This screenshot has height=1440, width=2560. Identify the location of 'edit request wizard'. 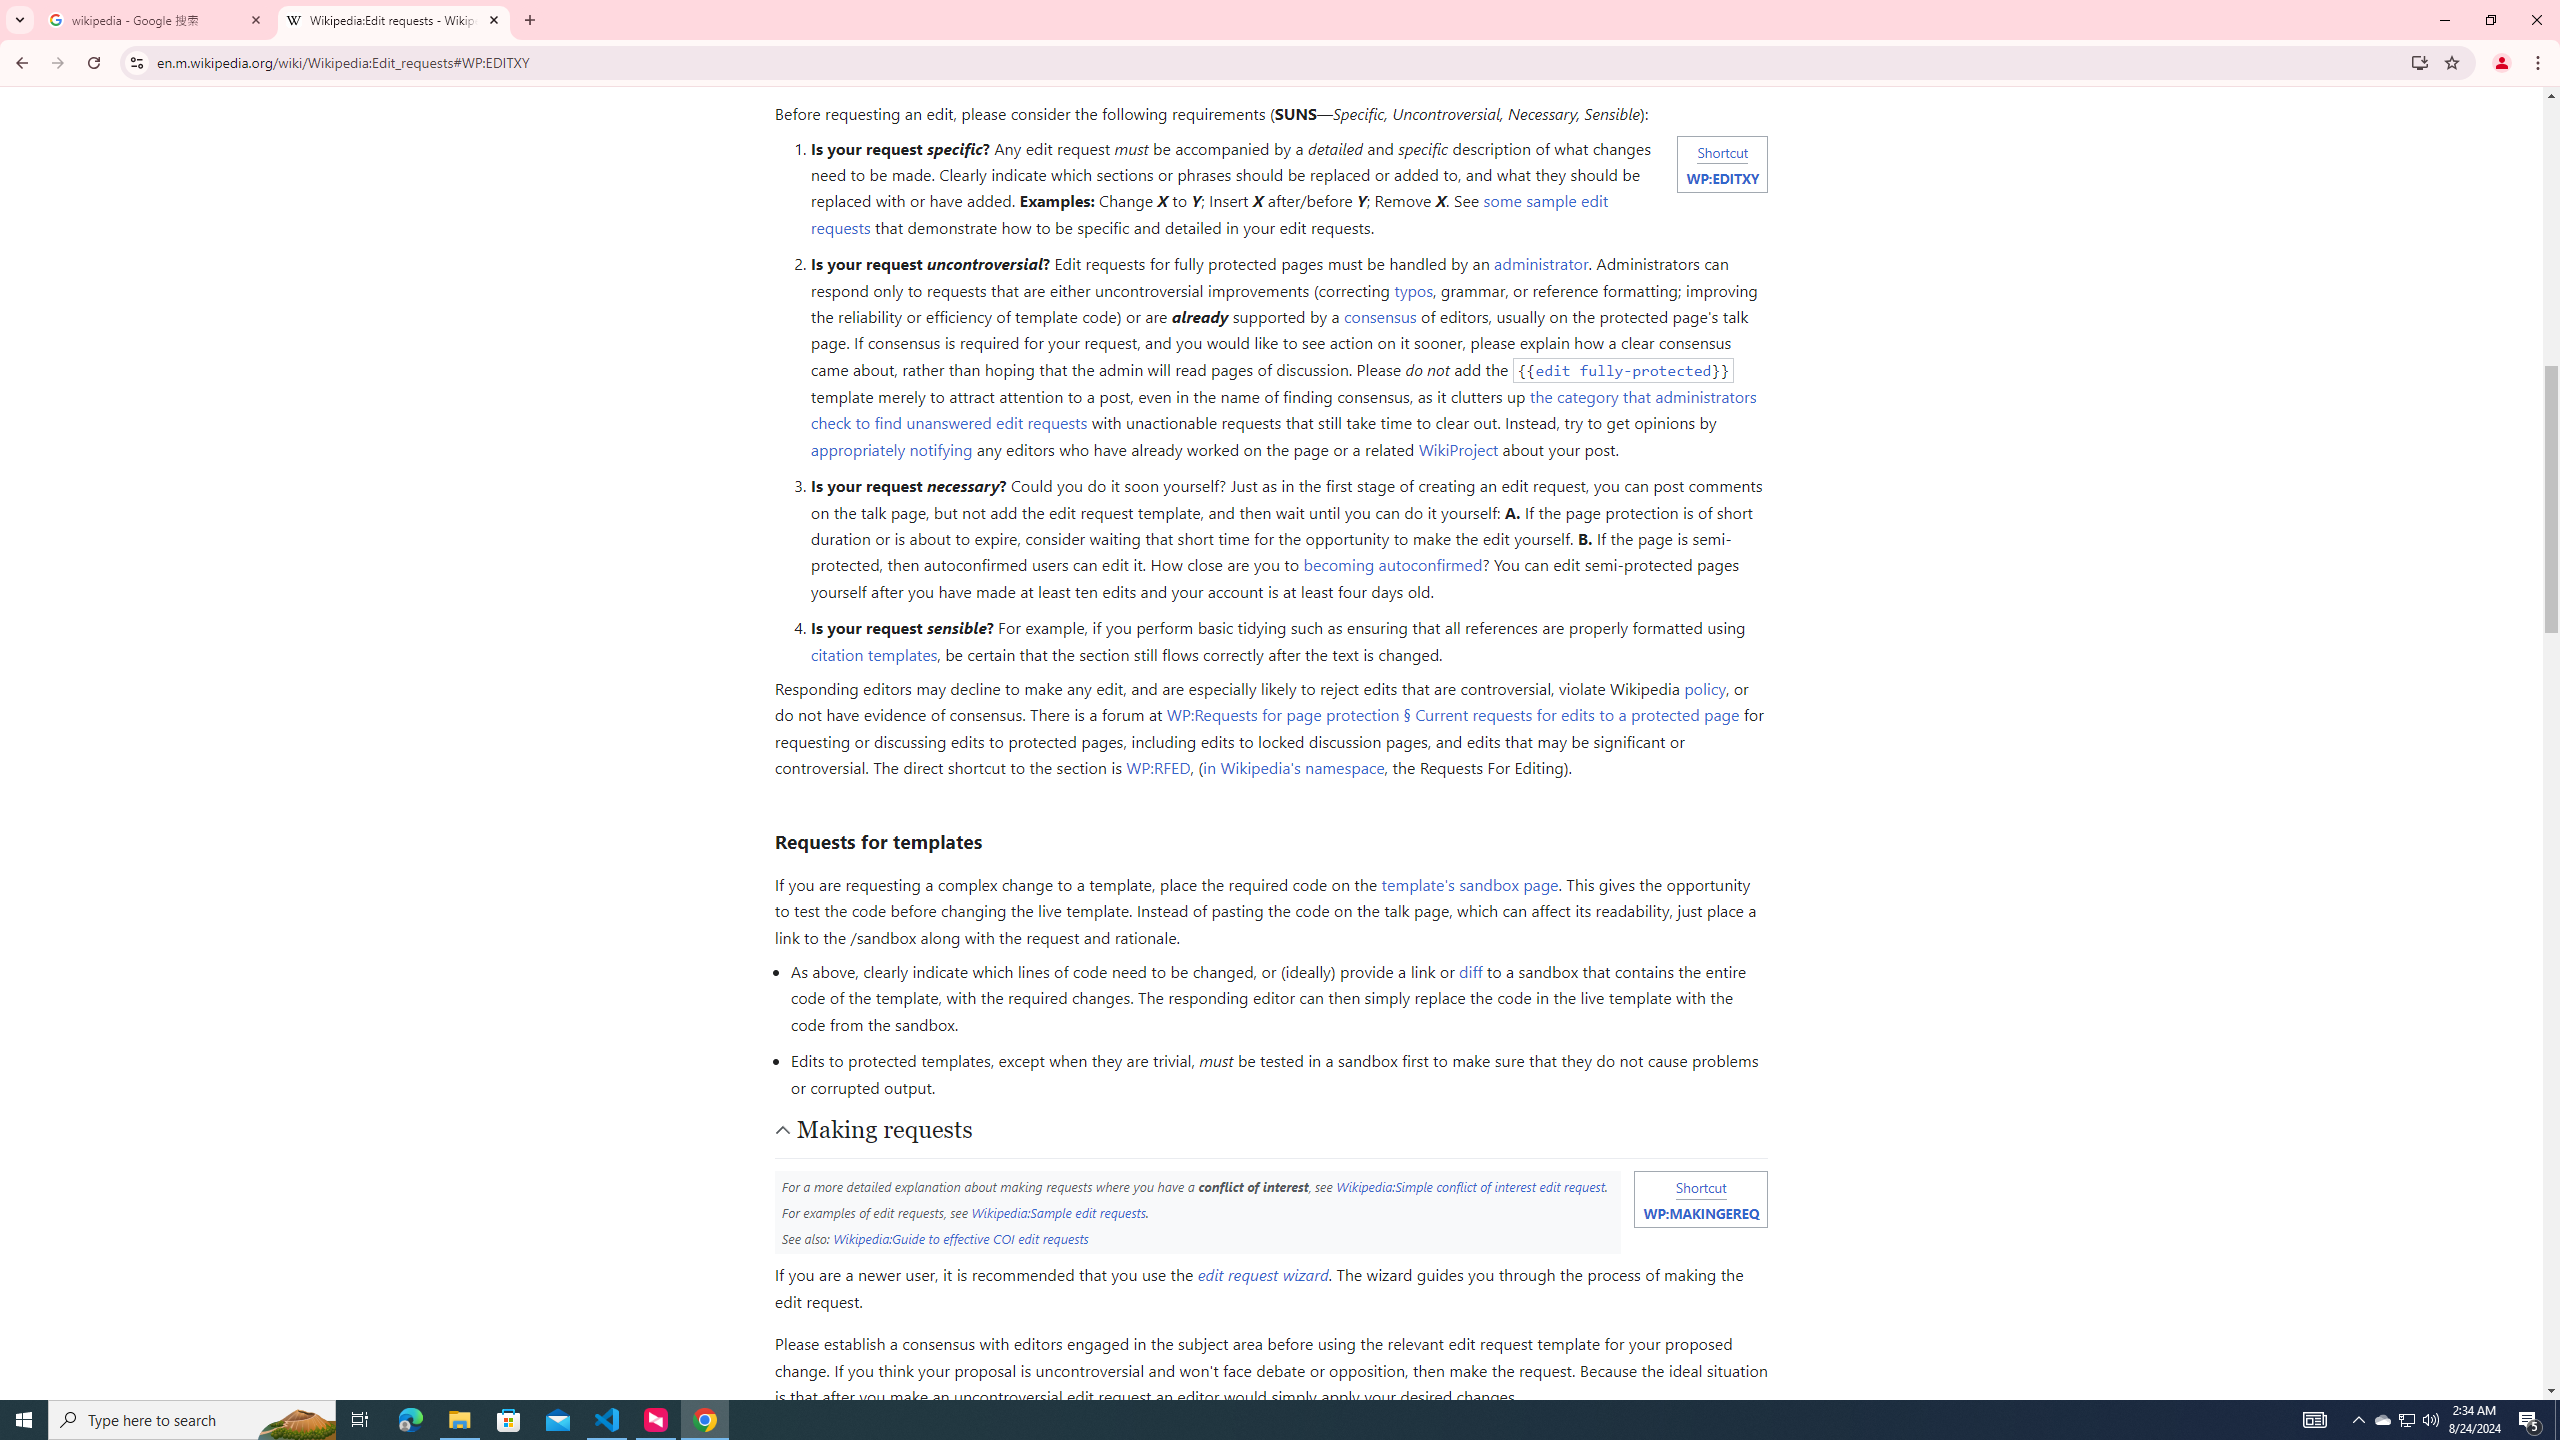
(1263, 1275).